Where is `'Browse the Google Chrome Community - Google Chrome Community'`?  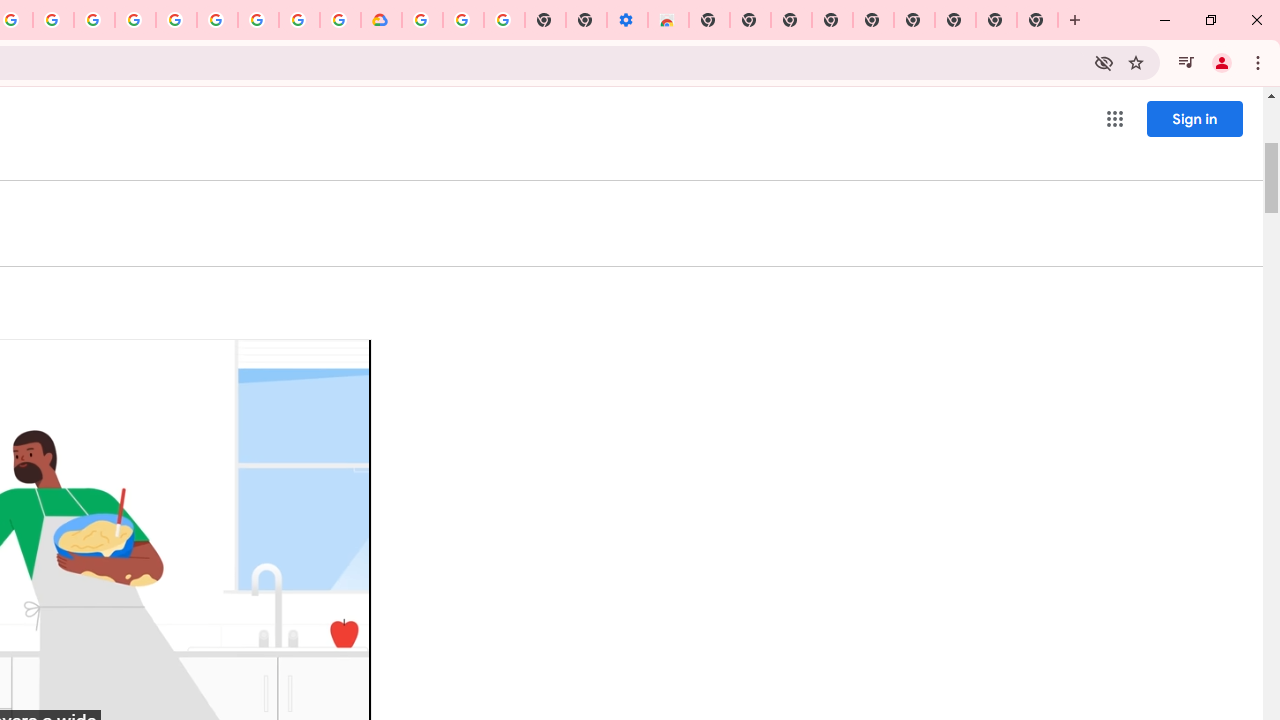
'Browse the Google Chrome Community - Google Chrome Community' is located at coordinates (340, 20).